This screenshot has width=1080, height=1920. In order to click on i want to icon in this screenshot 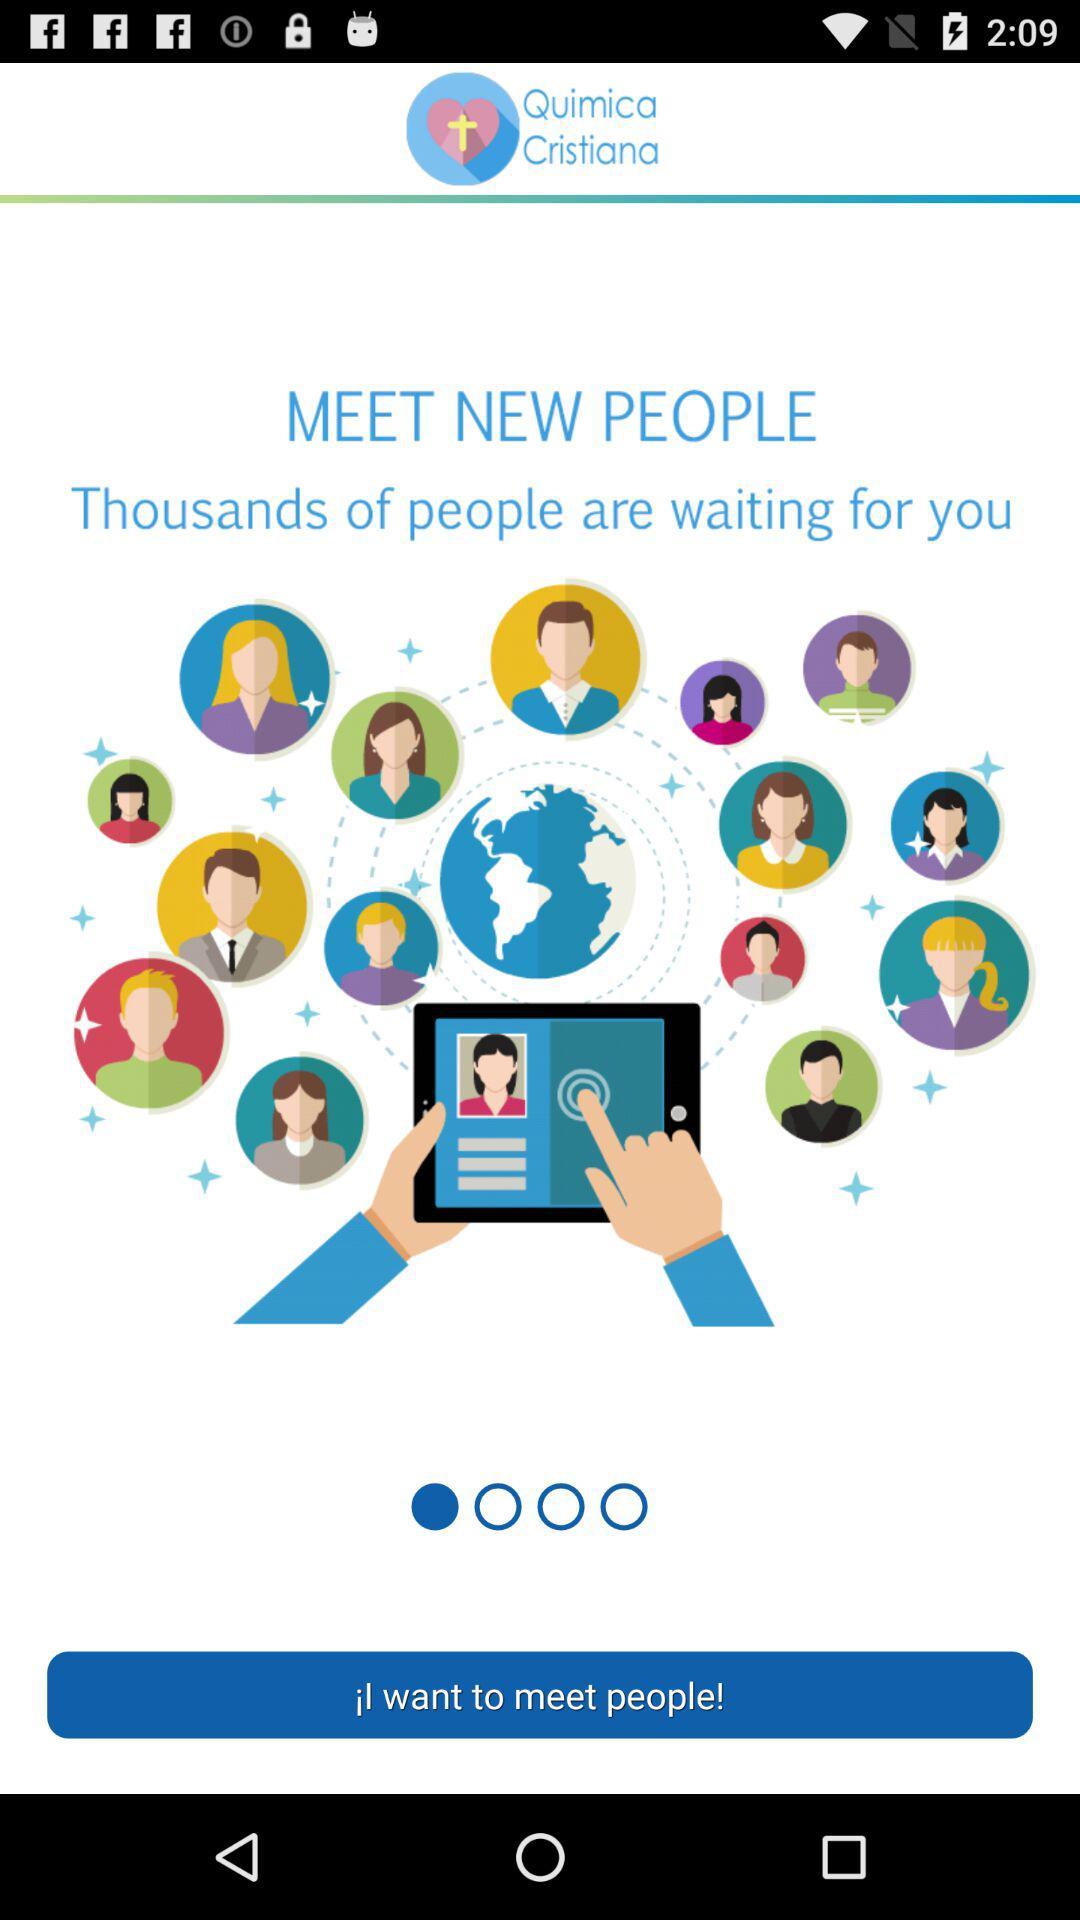, I will do `click(540, 1693)`.